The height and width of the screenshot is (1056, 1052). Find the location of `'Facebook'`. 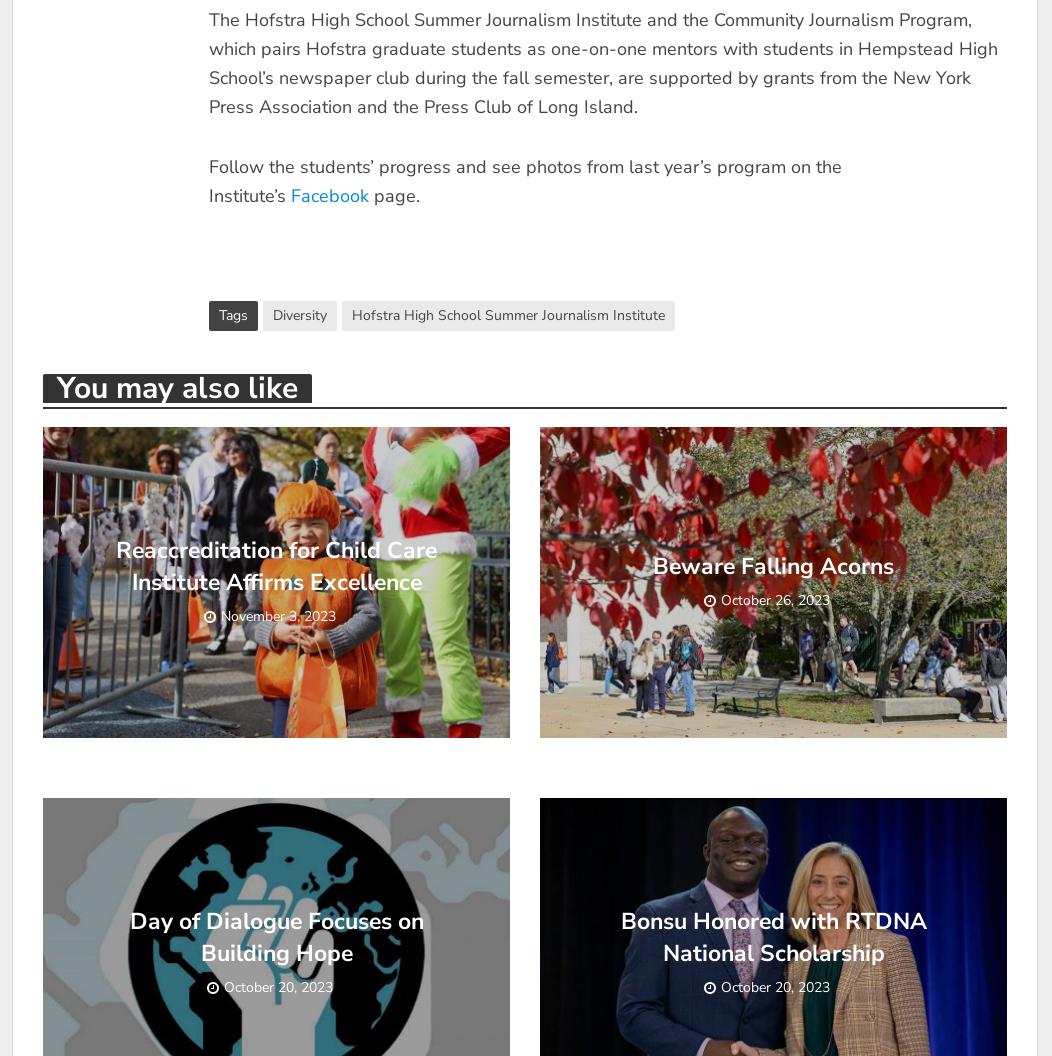

'Facebook' is located at coordinates (327, 195).